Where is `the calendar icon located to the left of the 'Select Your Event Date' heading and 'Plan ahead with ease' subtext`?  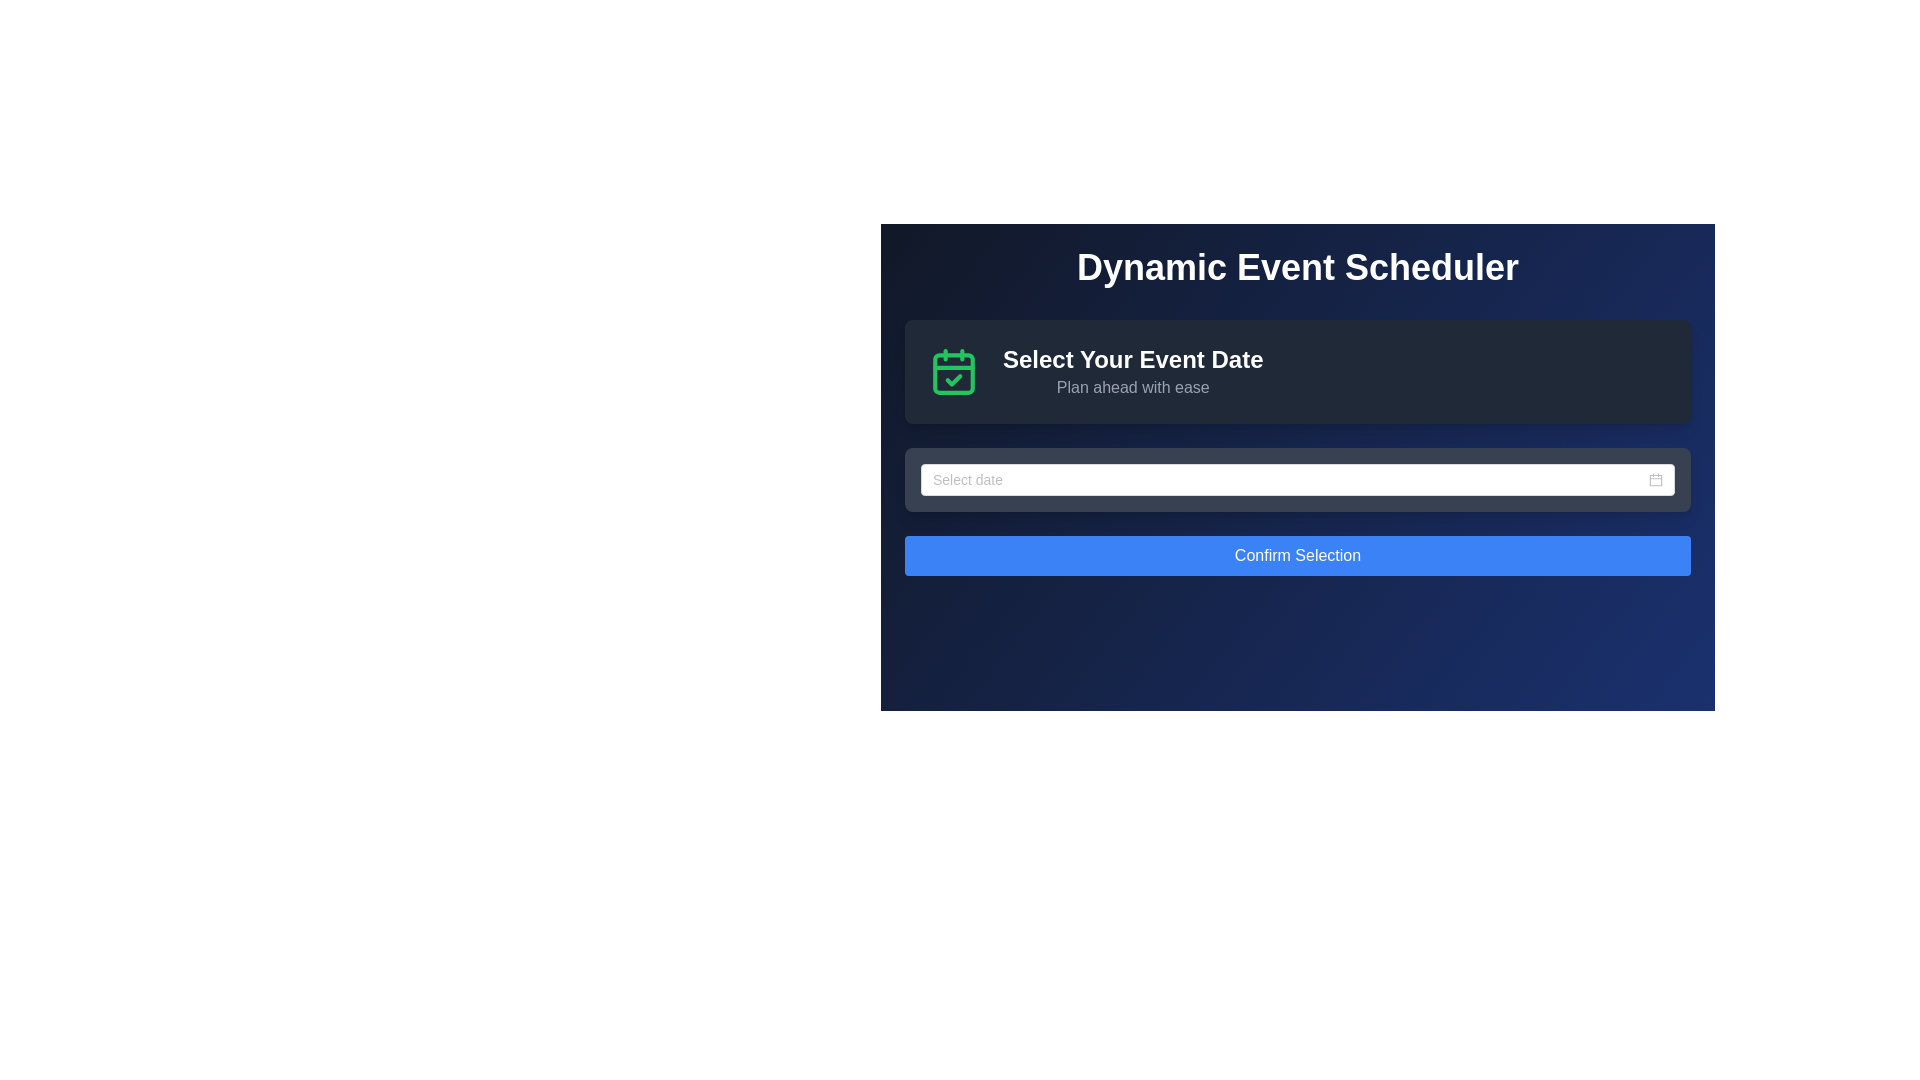 the calendar icon located to the left of the 'Select Your Event Date' heading and 'Plan ahead with ease' subtext is located at coordinates (953, 371).